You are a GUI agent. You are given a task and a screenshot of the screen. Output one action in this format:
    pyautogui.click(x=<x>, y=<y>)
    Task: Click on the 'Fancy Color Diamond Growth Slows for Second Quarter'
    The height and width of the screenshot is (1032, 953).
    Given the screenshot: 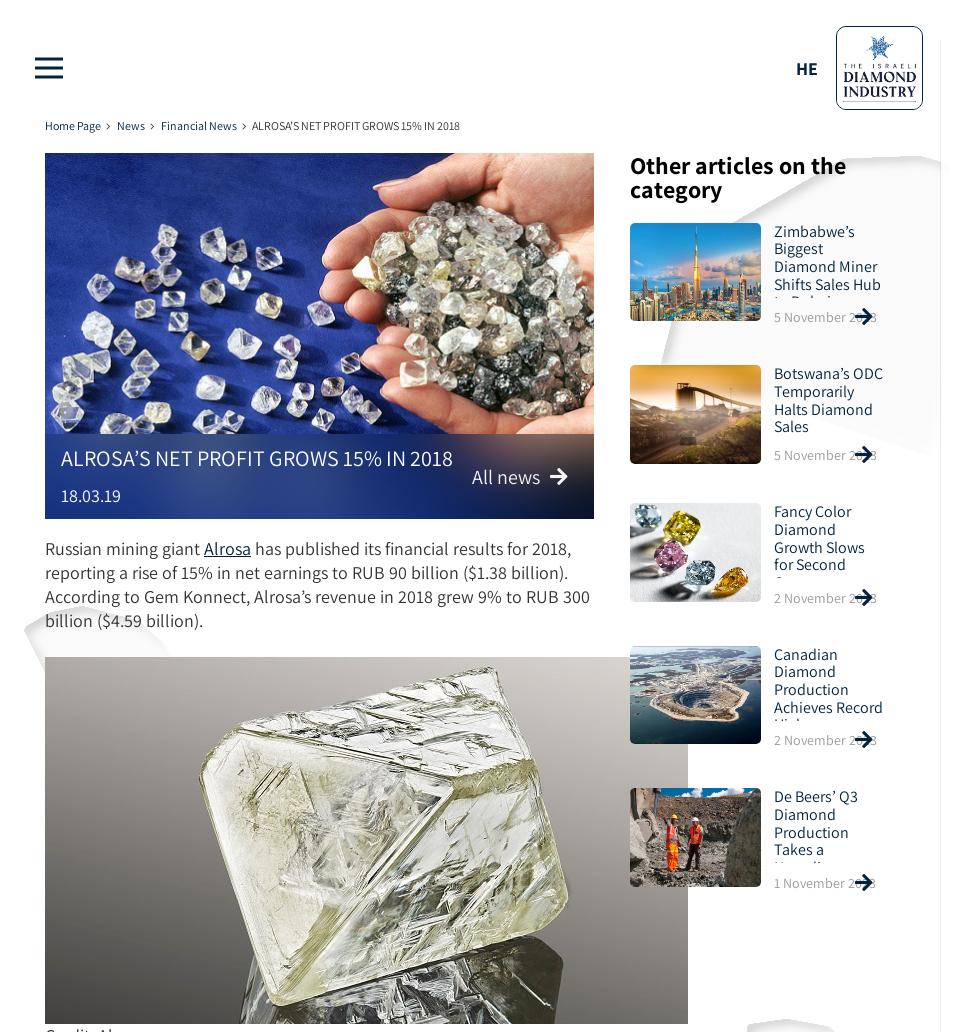 What is the action you would take?
    pyautogui.click(x=772, y=546)
    